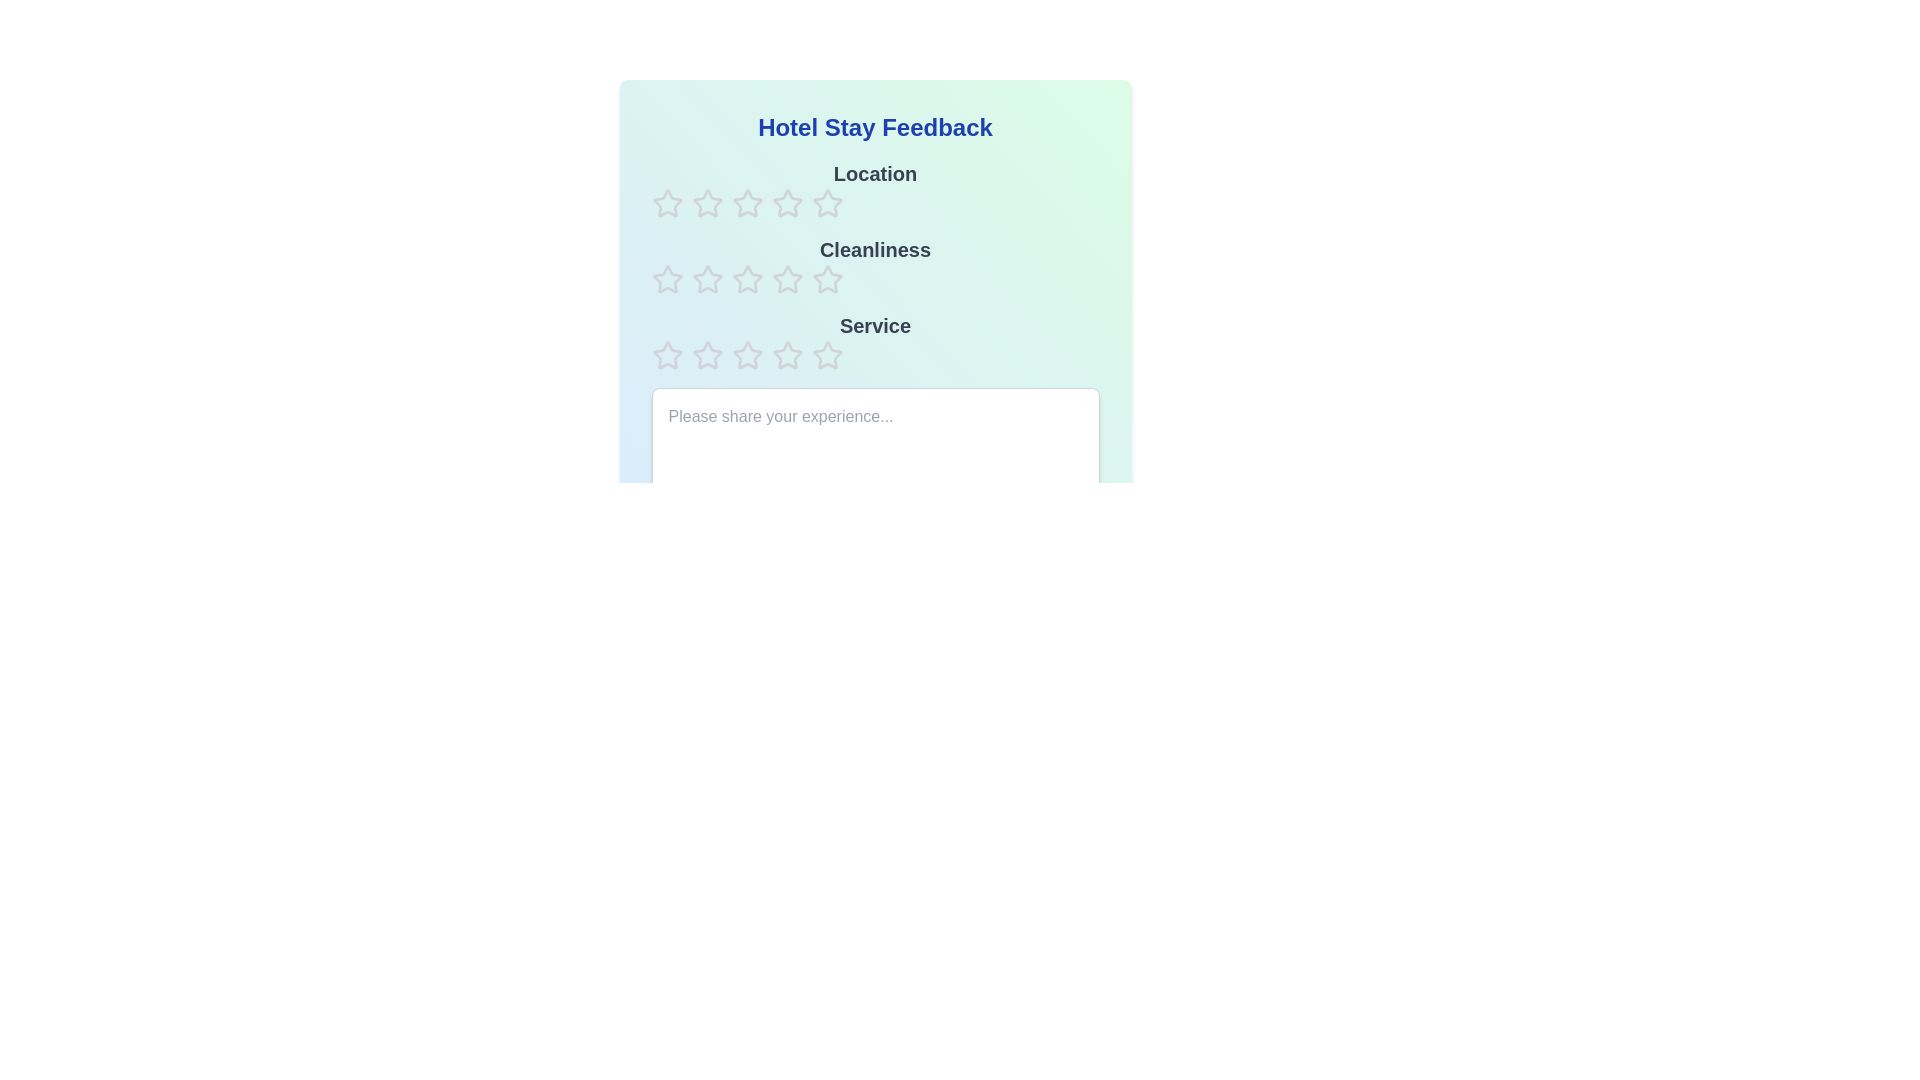  What do you see at coordinates (875, 189) in the screenshot?
I see `the 'Location' text label that signifies the purpose of the rating stars for the attribute 'Location', positioned above the rating stars in the feedback form interface` at bounding box center [875, 189].